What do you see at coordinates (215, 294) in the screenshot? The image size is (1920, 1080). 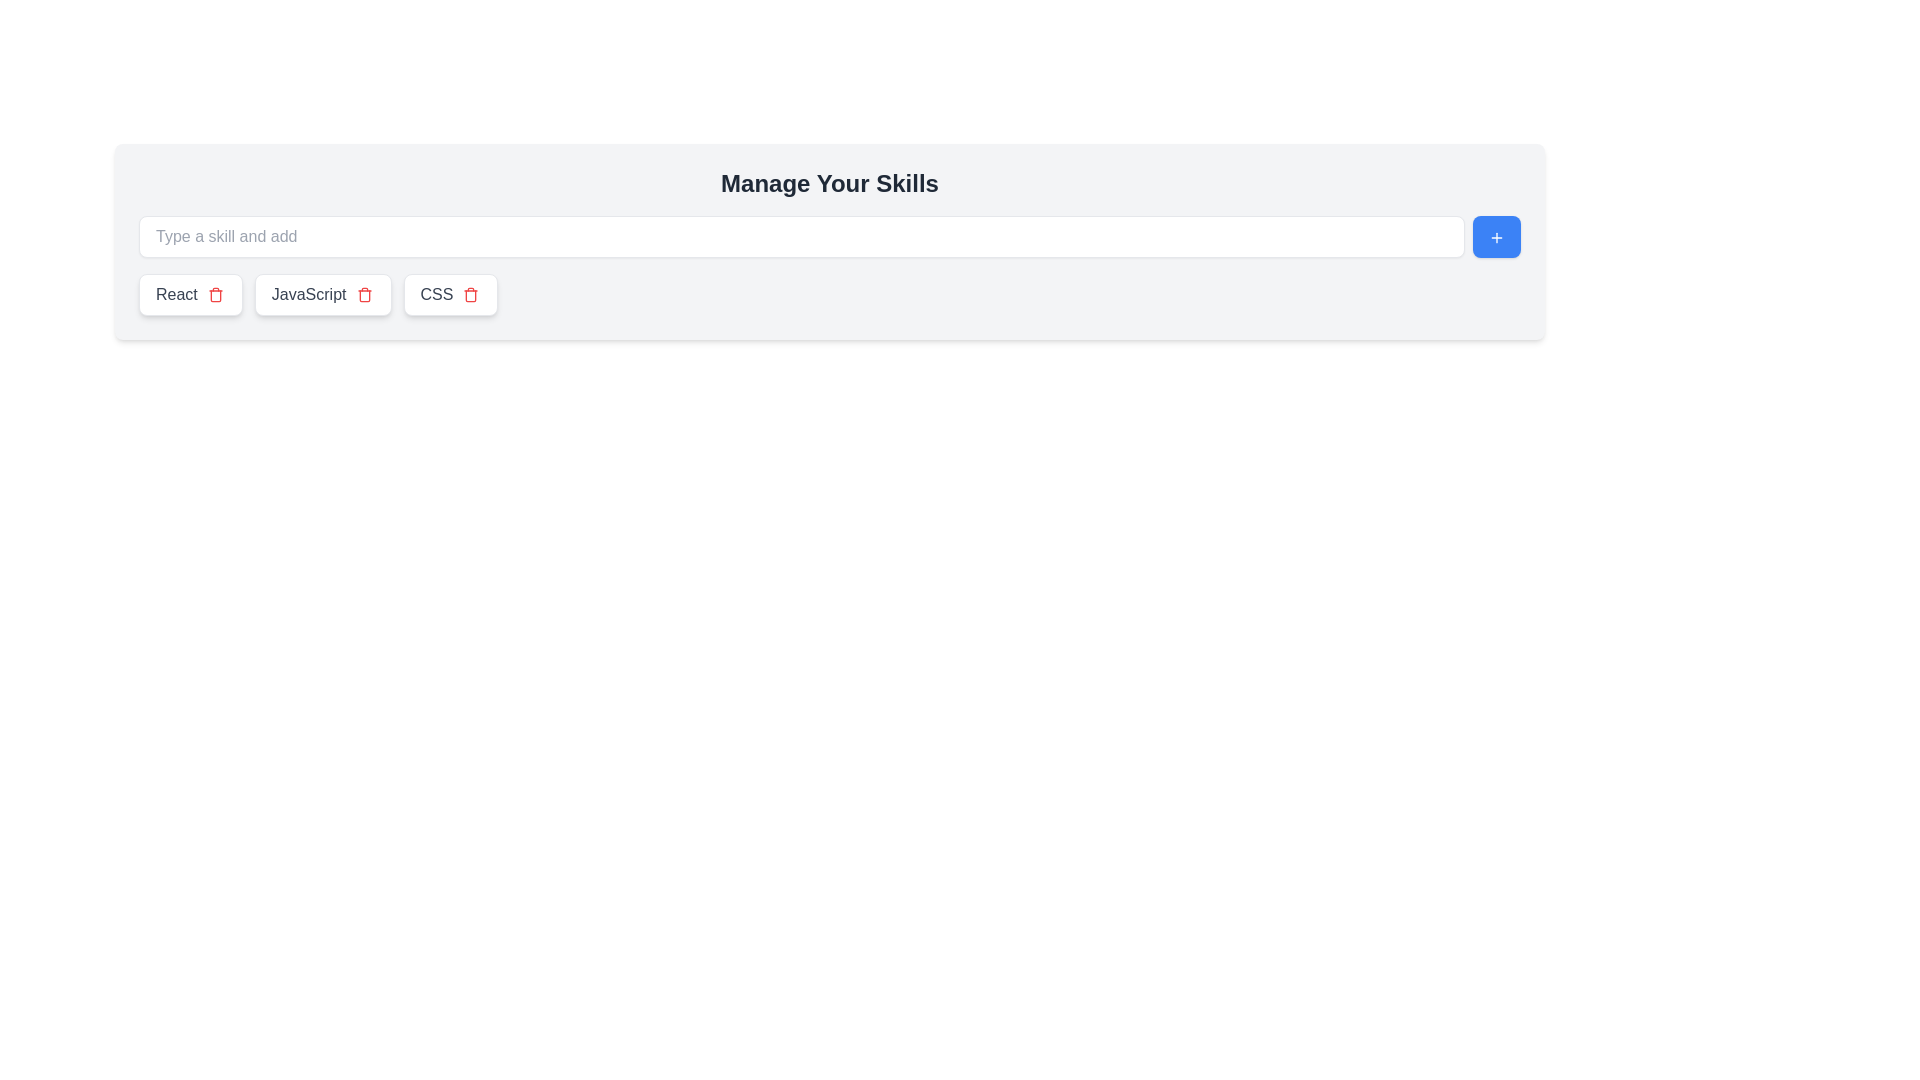 I see `delete icon for the skill React` at bounding box center [215, 294].